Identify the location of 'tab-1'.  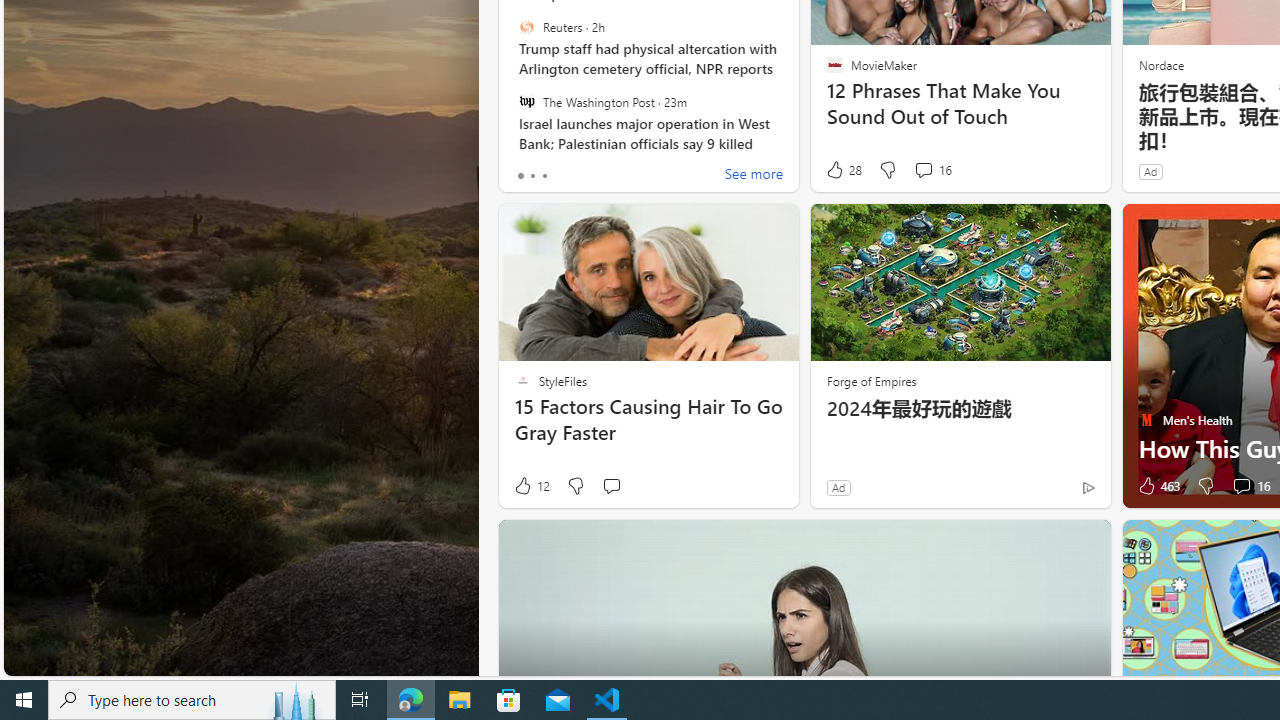
(532, 175).